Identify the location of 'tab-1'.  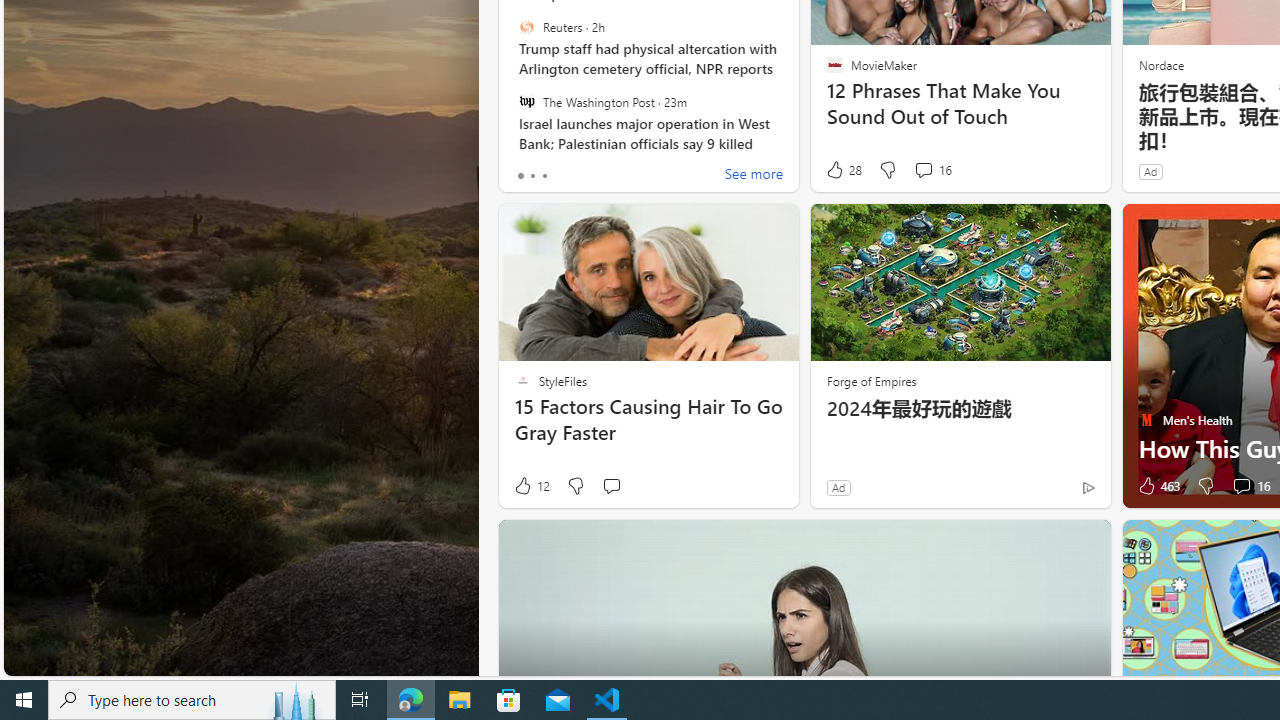
(532, 175).